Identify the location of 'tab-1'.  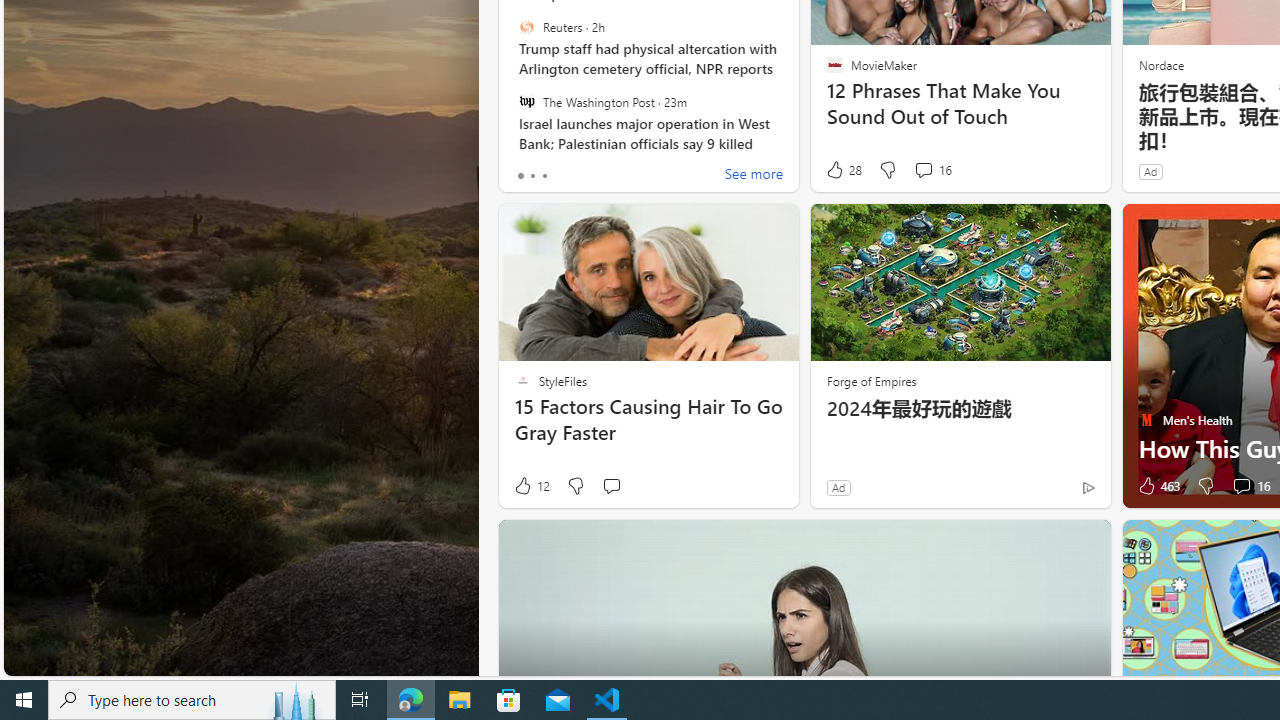
(532, 175).